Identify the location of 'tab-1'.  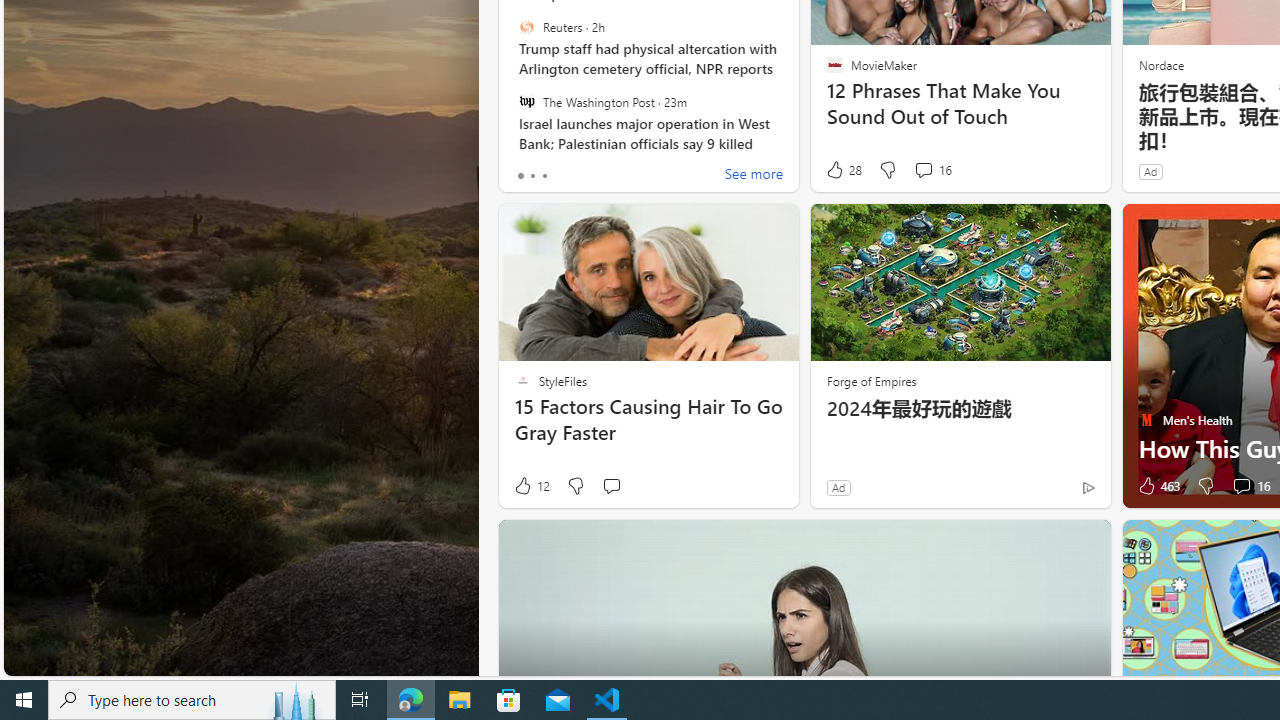
(532, 175).